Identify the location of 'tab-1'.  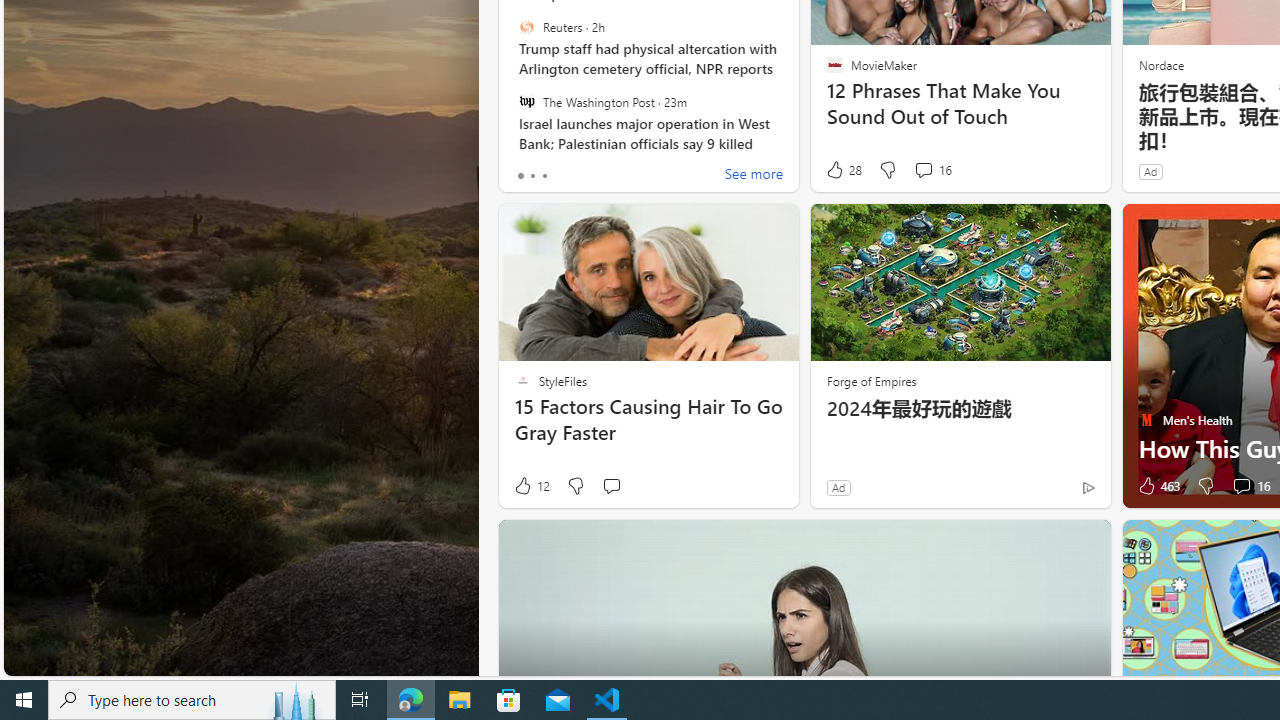
(532, 175).